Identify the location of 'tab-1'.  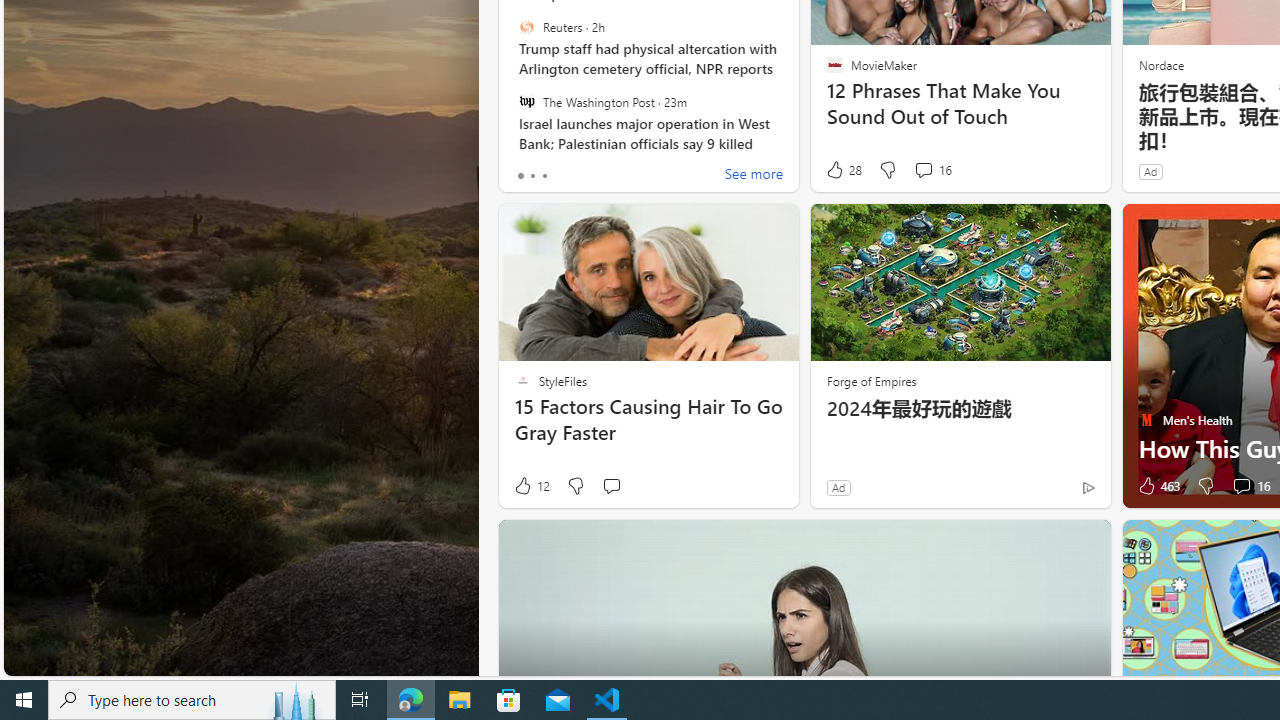
(532, 175).